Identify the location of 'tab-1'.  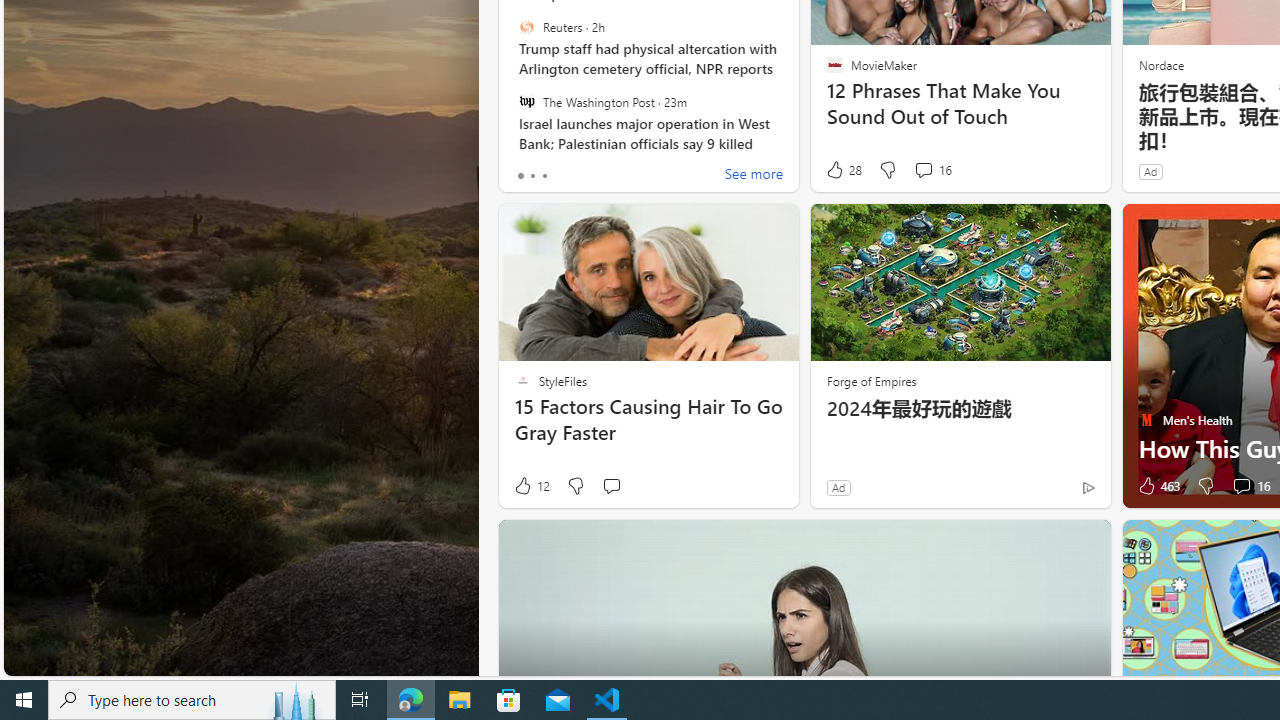
(532, 175).